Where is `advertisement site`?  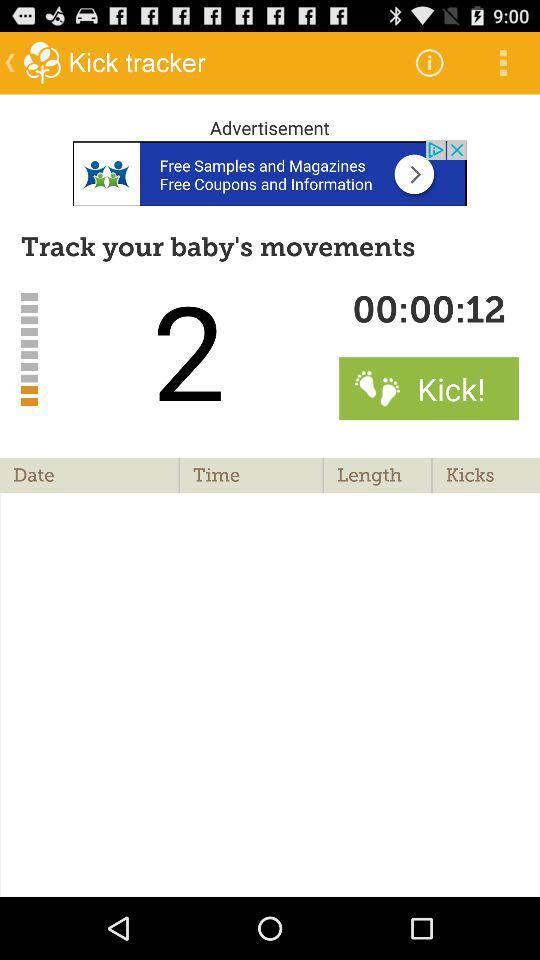 advertisement site is located at coordinates (270, 172).